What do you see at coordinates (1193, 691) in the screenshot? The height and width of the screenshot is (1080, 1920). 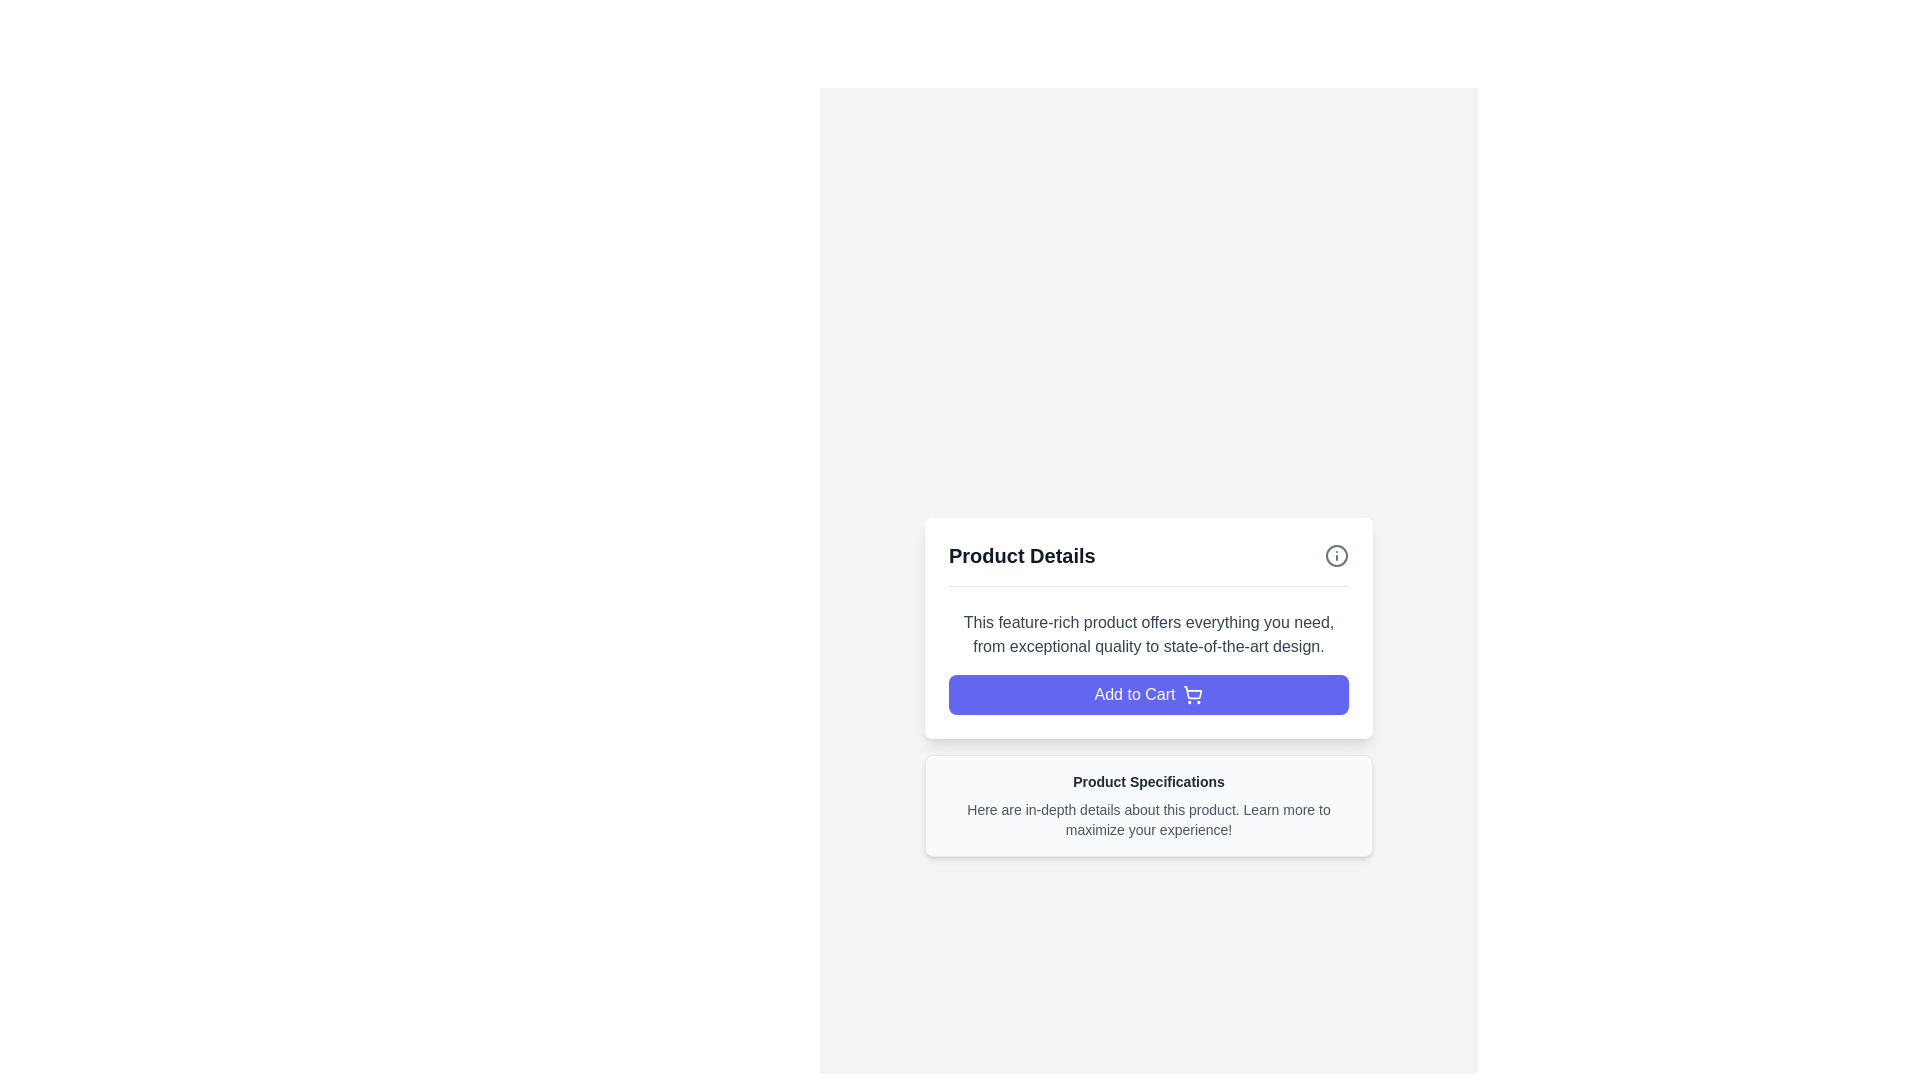 I see `shopping cart icon which is part of the 'Add to Cart' button, located slightly to the right of the button's text` at bounding box center [1193, 691].